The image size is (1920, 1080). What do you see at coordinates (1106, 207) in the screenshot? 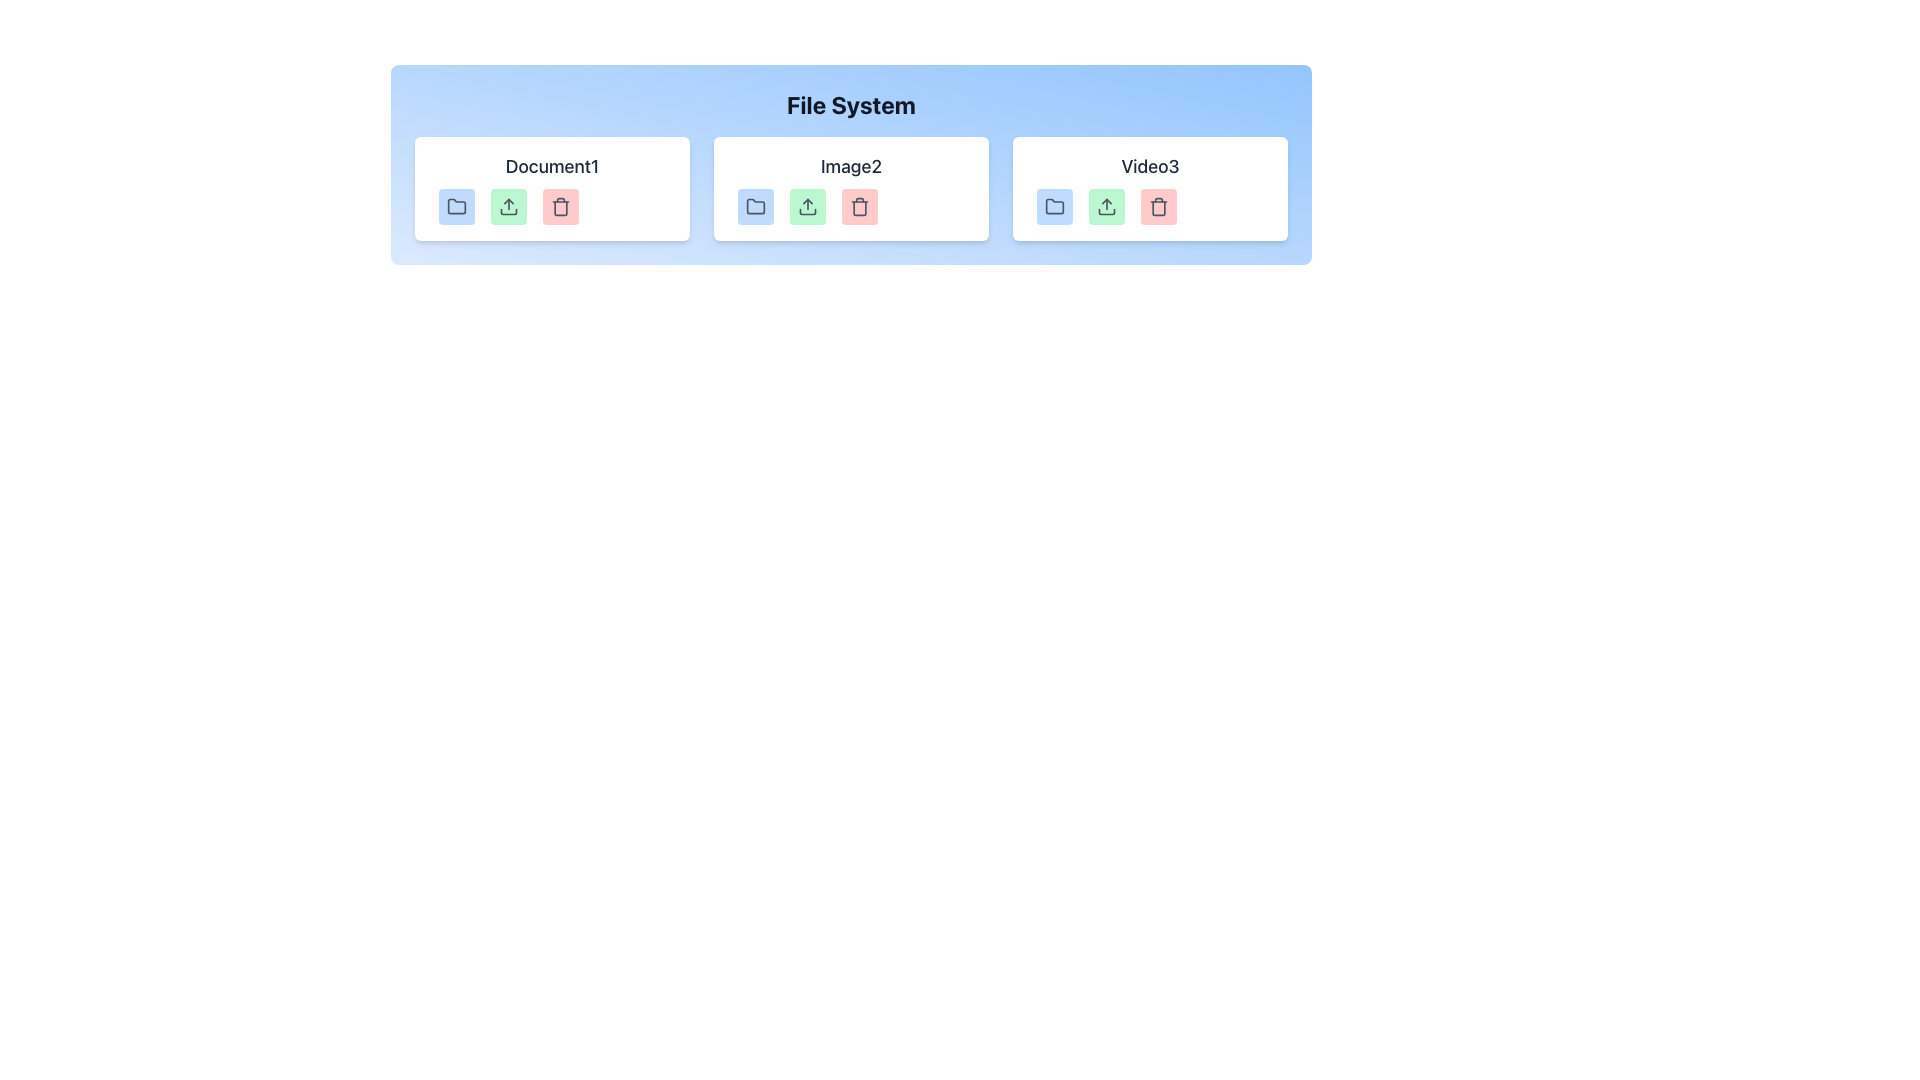
I see `the upload icon button, which is represented by an upward arrow over a green rounded rectangular base` at bounding box center [1106, 207].